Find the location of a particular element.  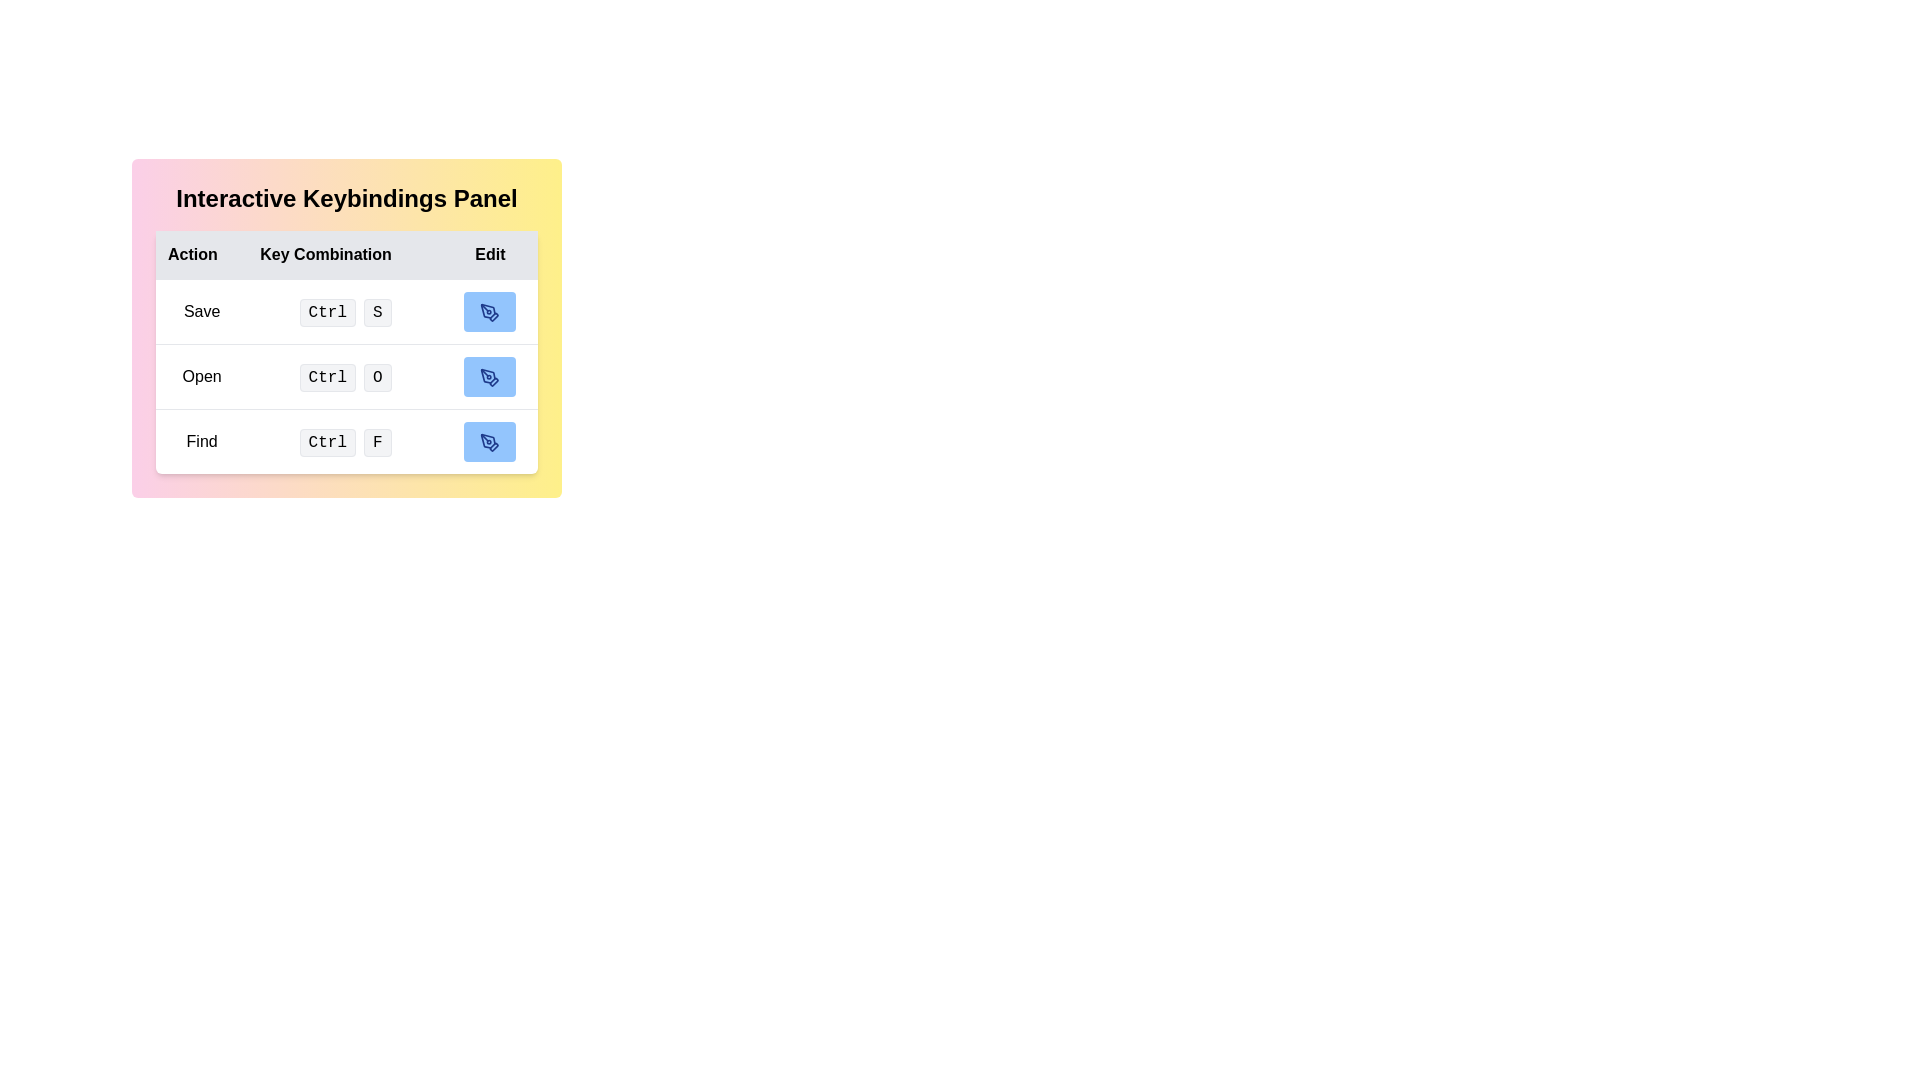

the 'Ctrl' key display button in the 'Key Combination' column, first row, indicating it is part of the 'Ctrl S' shortcut for the 'Save' action is located at coordinates (327, 312).